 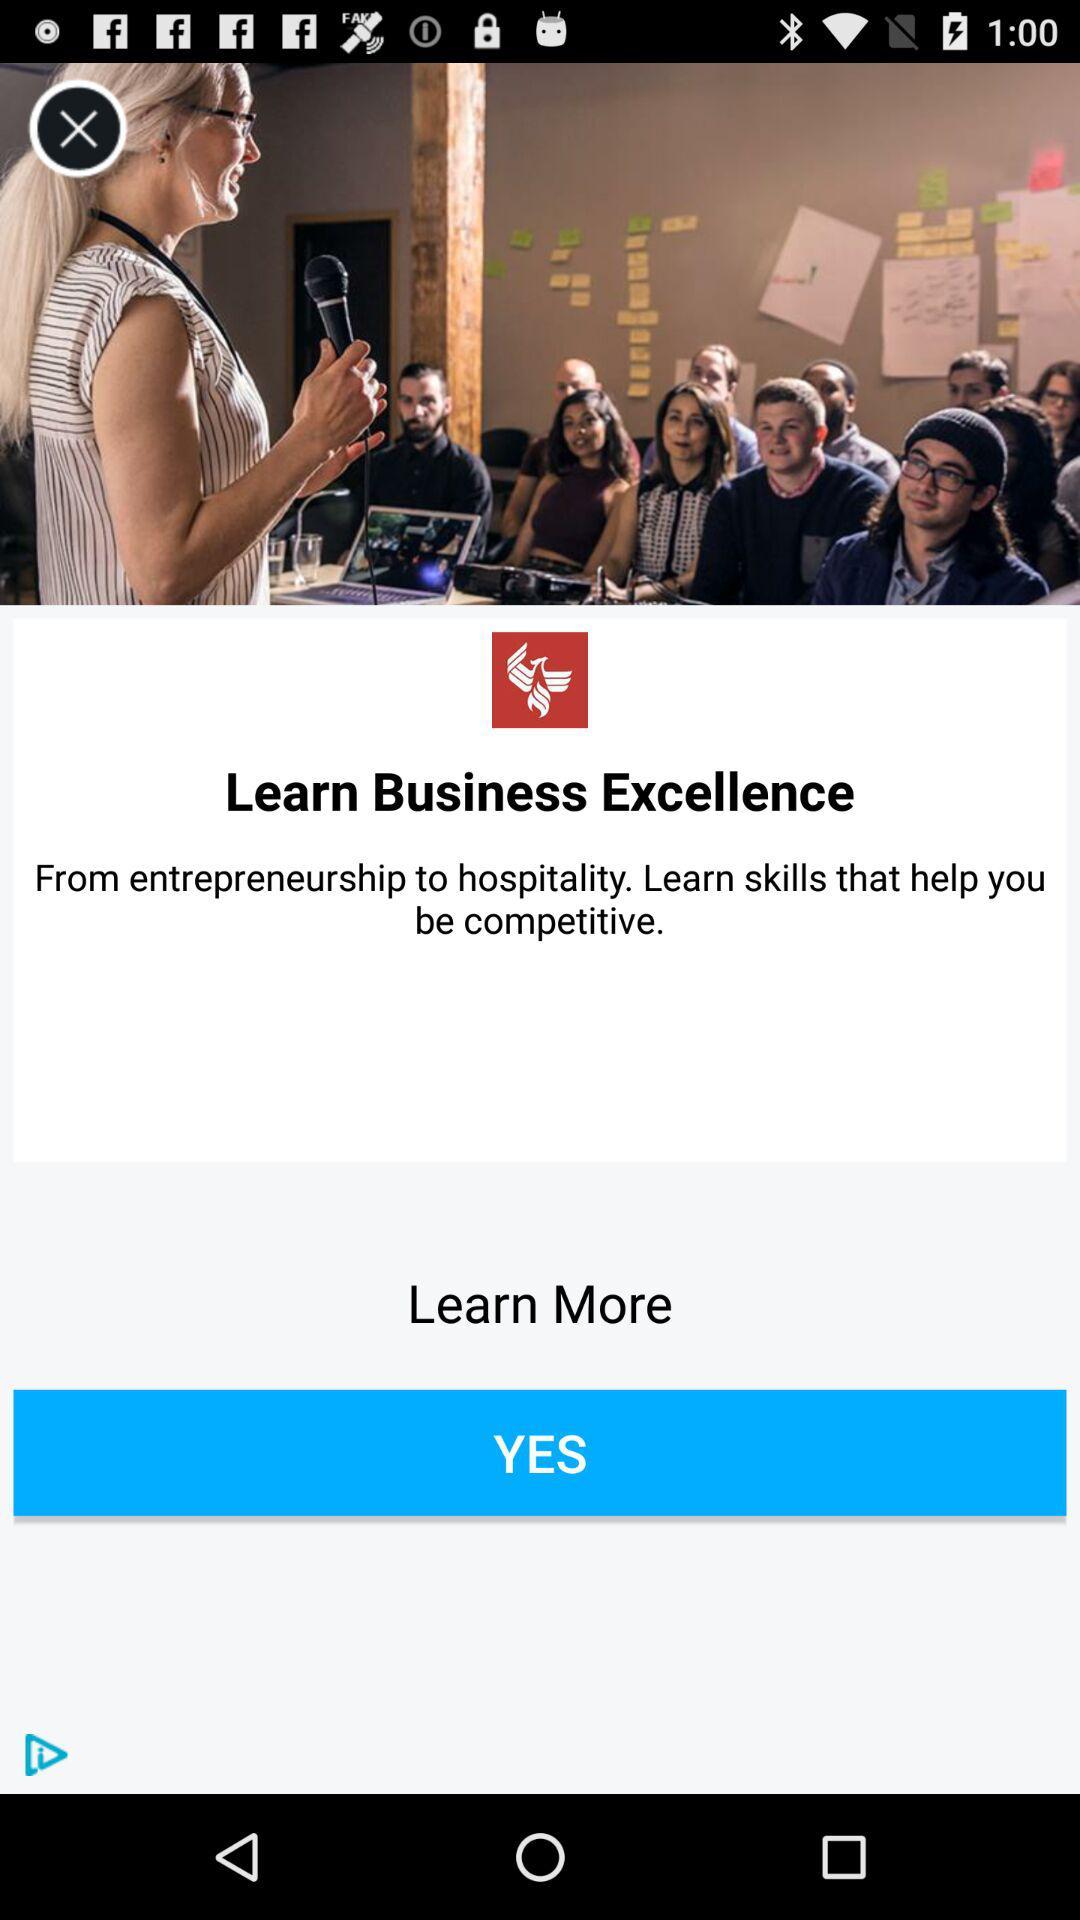 What do you see at coordinates (540, 334) in the screenshot?
I see `video` at bounding box center [540, 334].